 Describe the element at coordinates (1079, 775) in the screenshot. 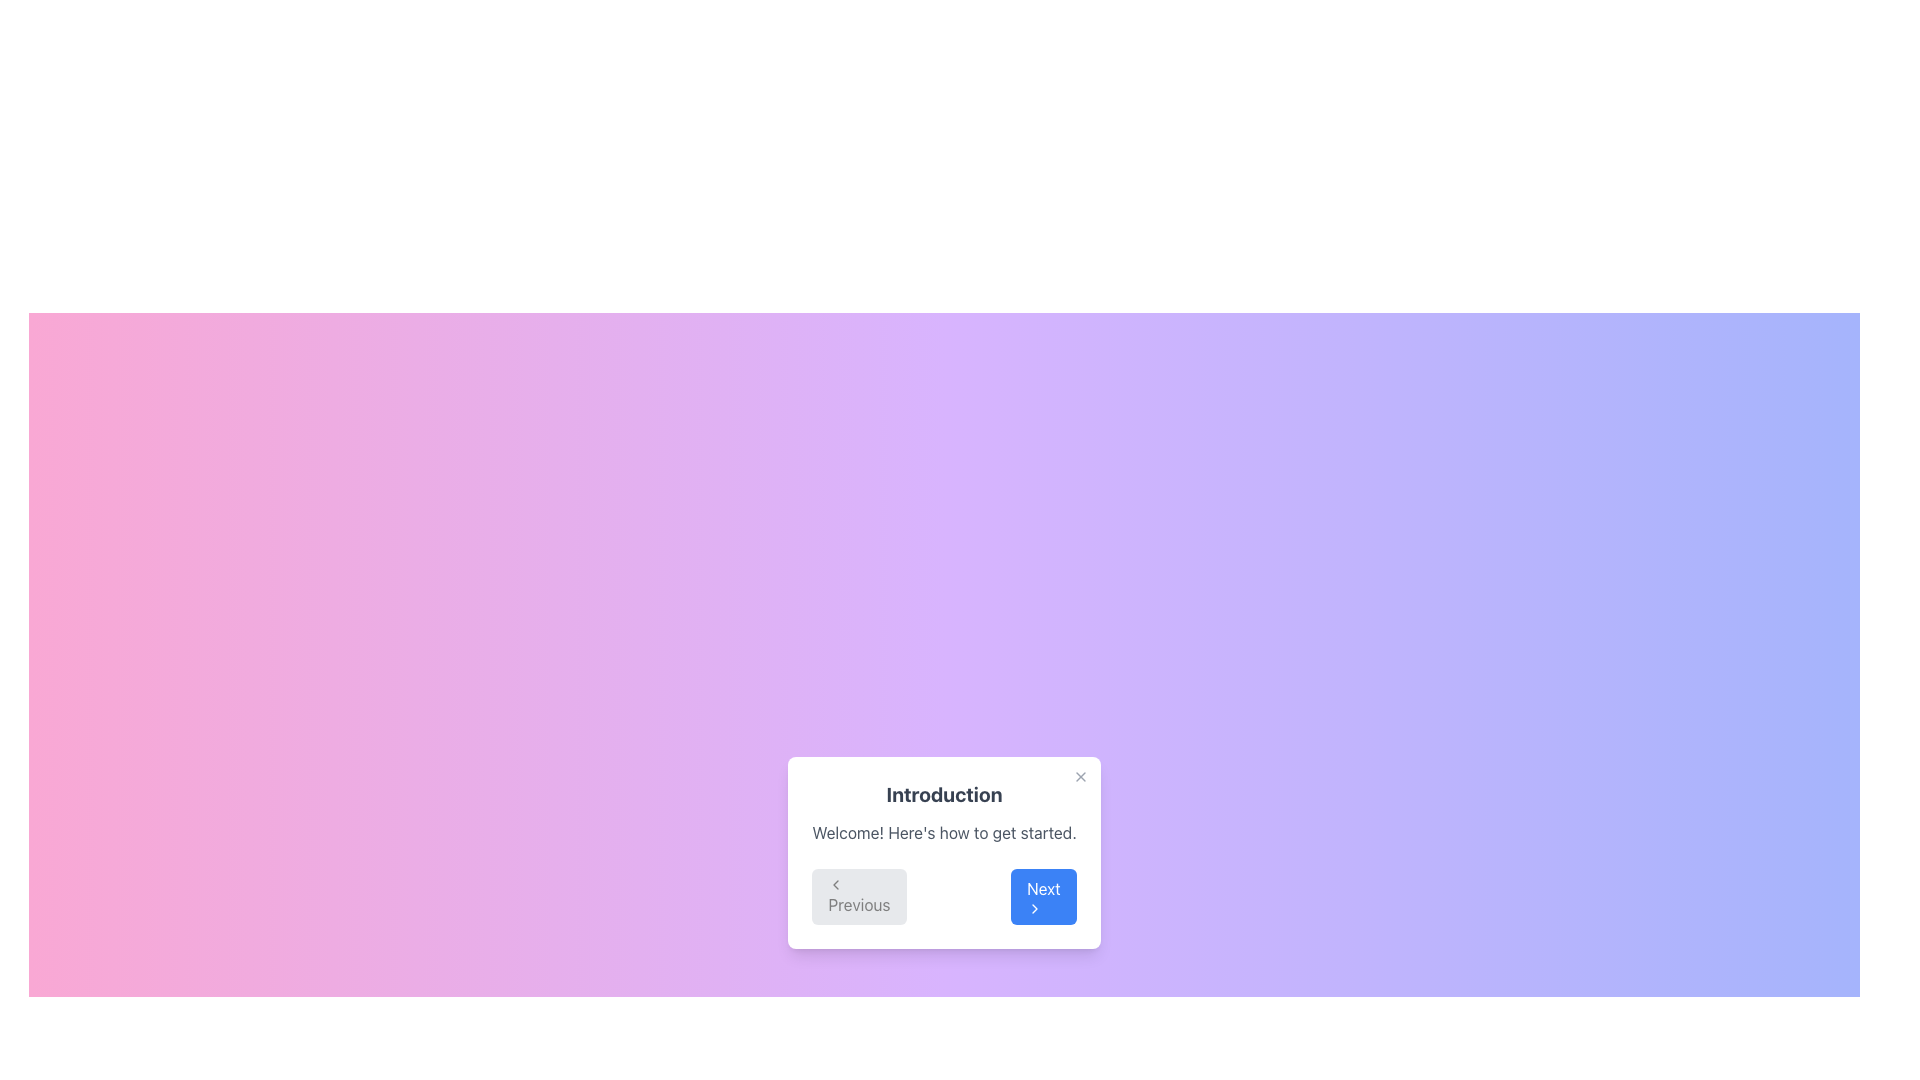

I see `the close button located in the top-right corner of the dialog box that contains the text 'Introduction Welcome! Here's how to get started.'` at that location.